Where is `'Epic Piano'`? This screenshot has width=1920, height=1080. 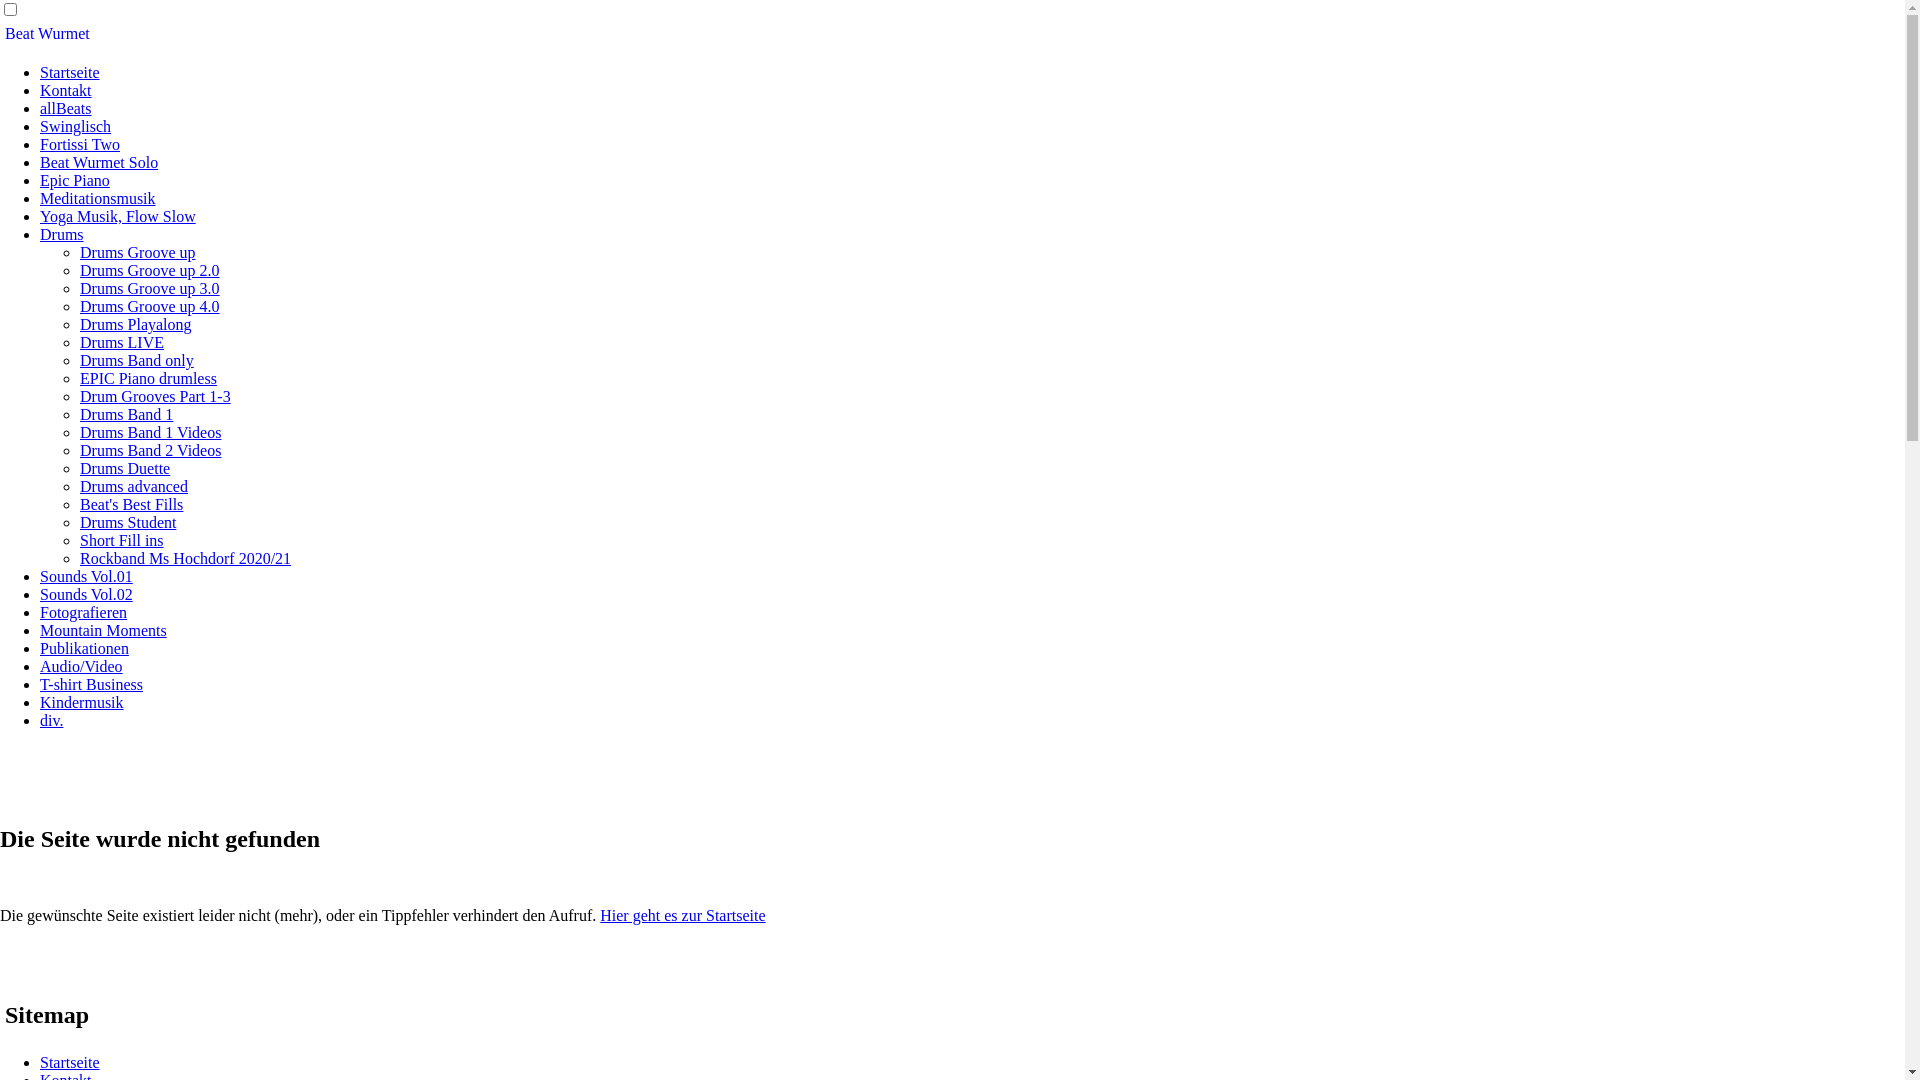 'Epic Piano' is located at coordinates (75, 180).